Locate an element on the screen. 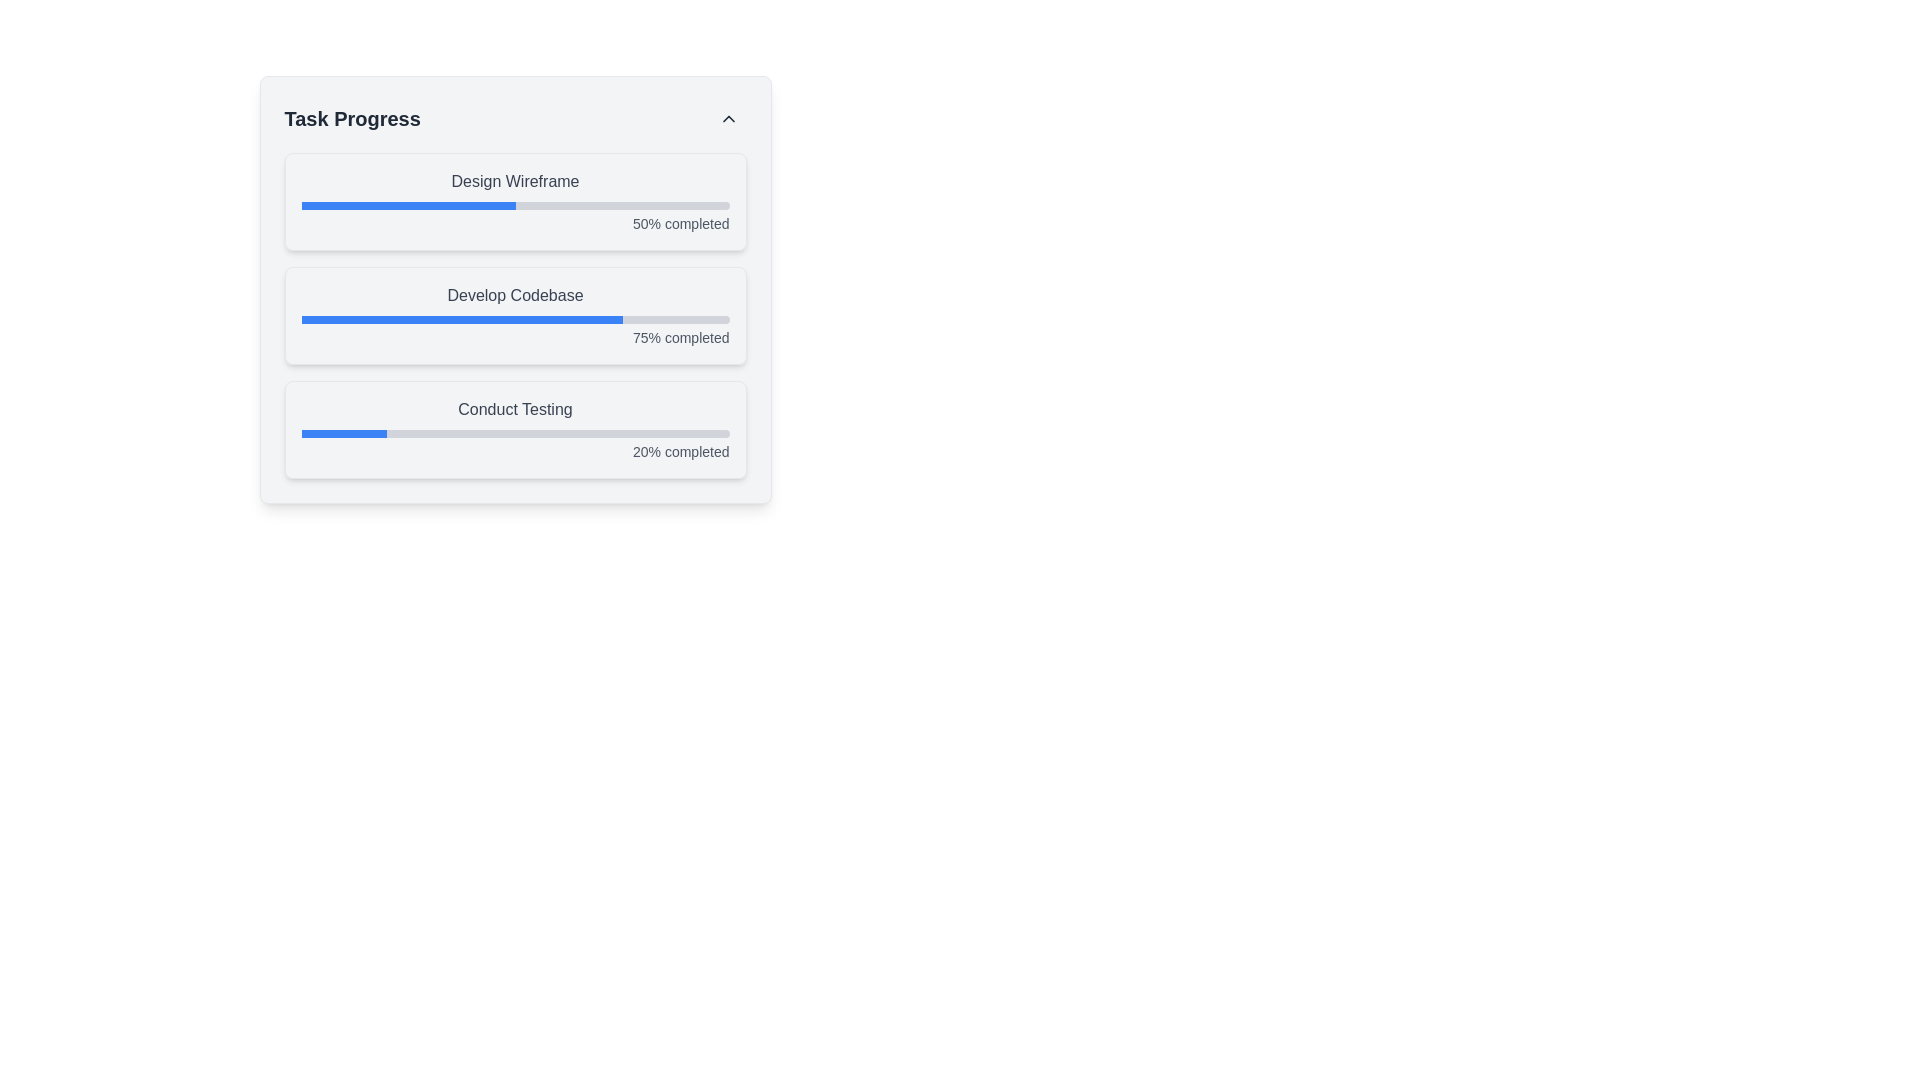 This screenshot has width=1920, height=1080. the filled portion of the progress bar segment in the 'Conduct Testing' section, which indicates '20% completed' is located at coordinates (344, 433).